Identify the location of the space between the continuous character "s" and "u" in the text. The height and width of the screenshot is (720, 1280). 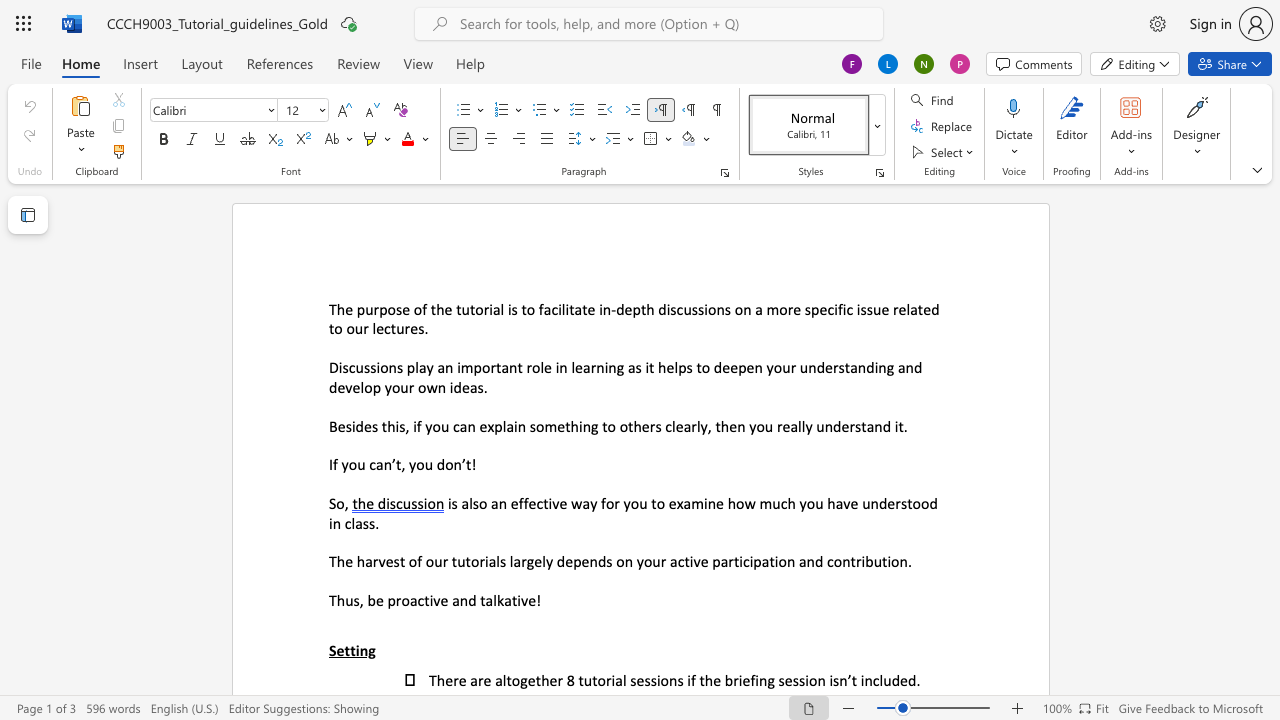
(873, 309).